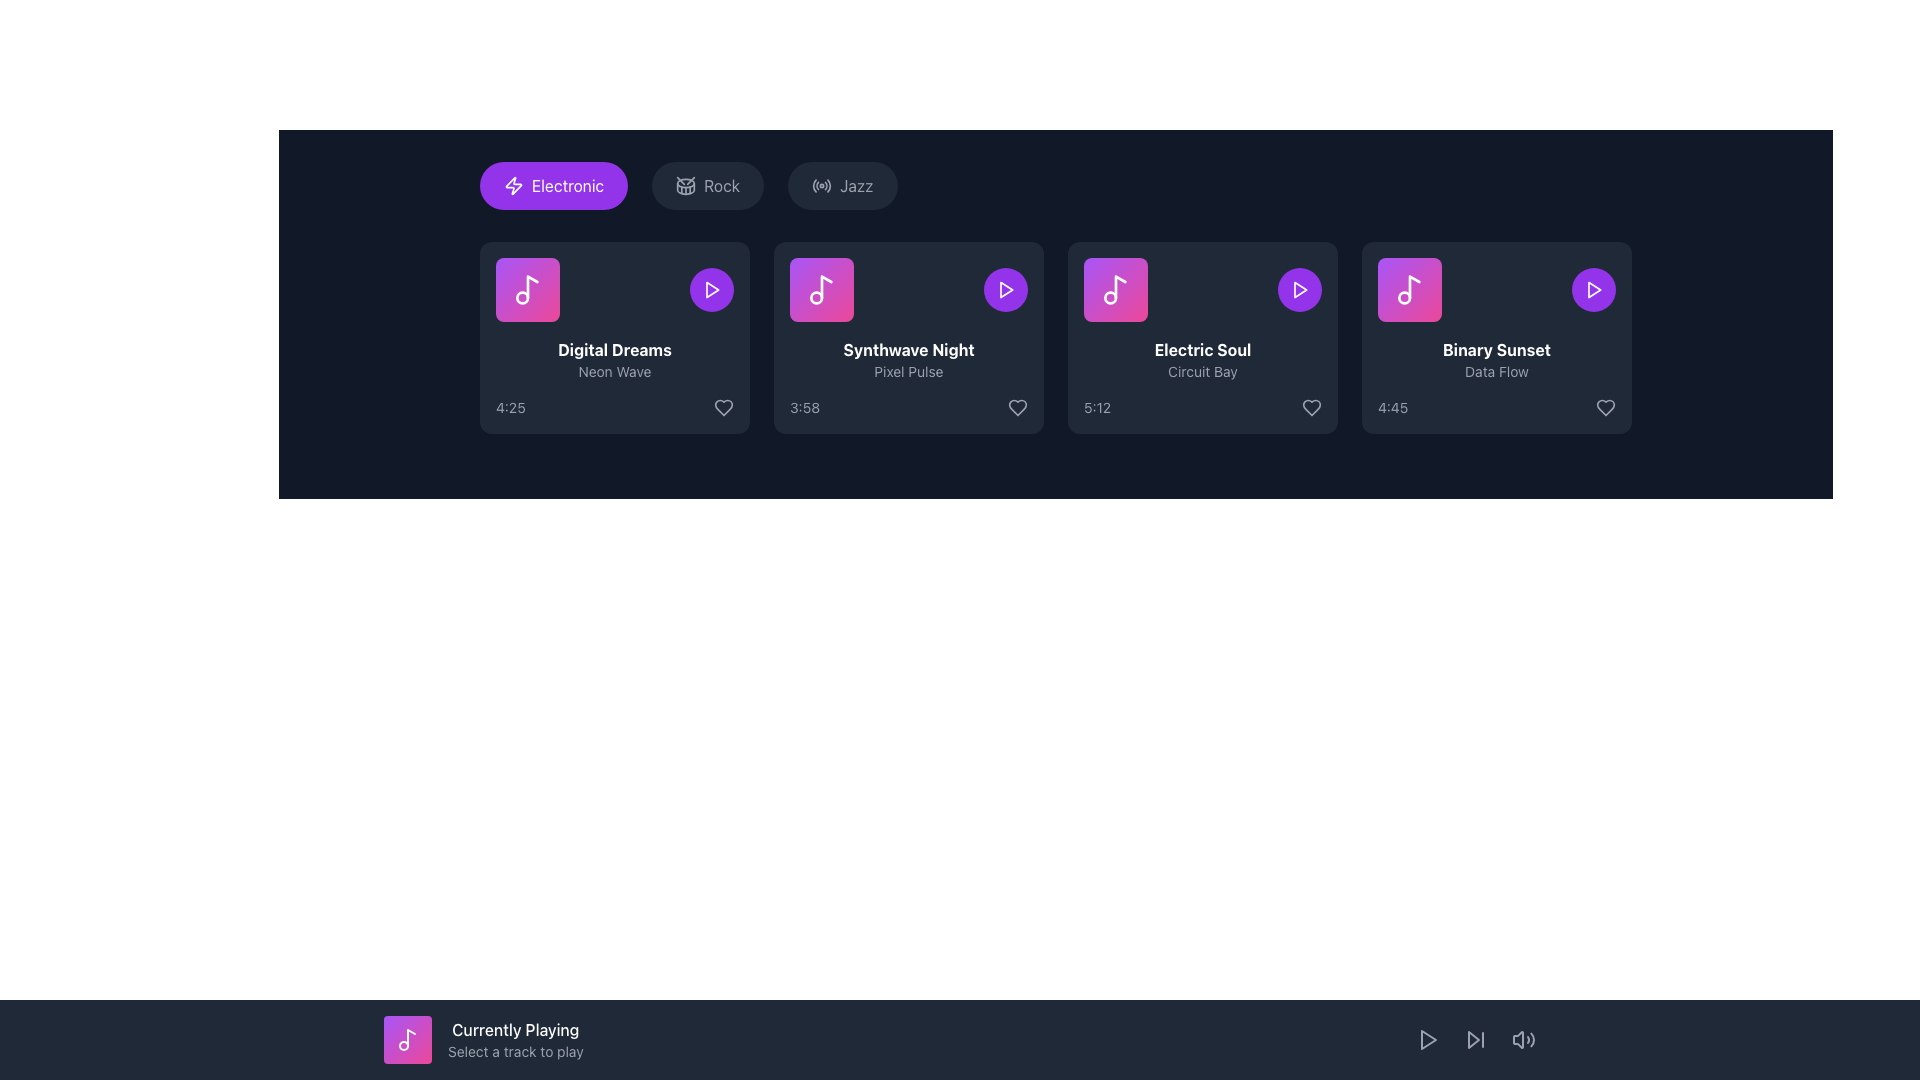  What do you see at coordinates (1392, 407) in the screenshot?
I see `the text label displaying the duration '4:45' in a small gray font located under the title 'Binary Sunset' on the music item card` at bounding box center [1392, 407].